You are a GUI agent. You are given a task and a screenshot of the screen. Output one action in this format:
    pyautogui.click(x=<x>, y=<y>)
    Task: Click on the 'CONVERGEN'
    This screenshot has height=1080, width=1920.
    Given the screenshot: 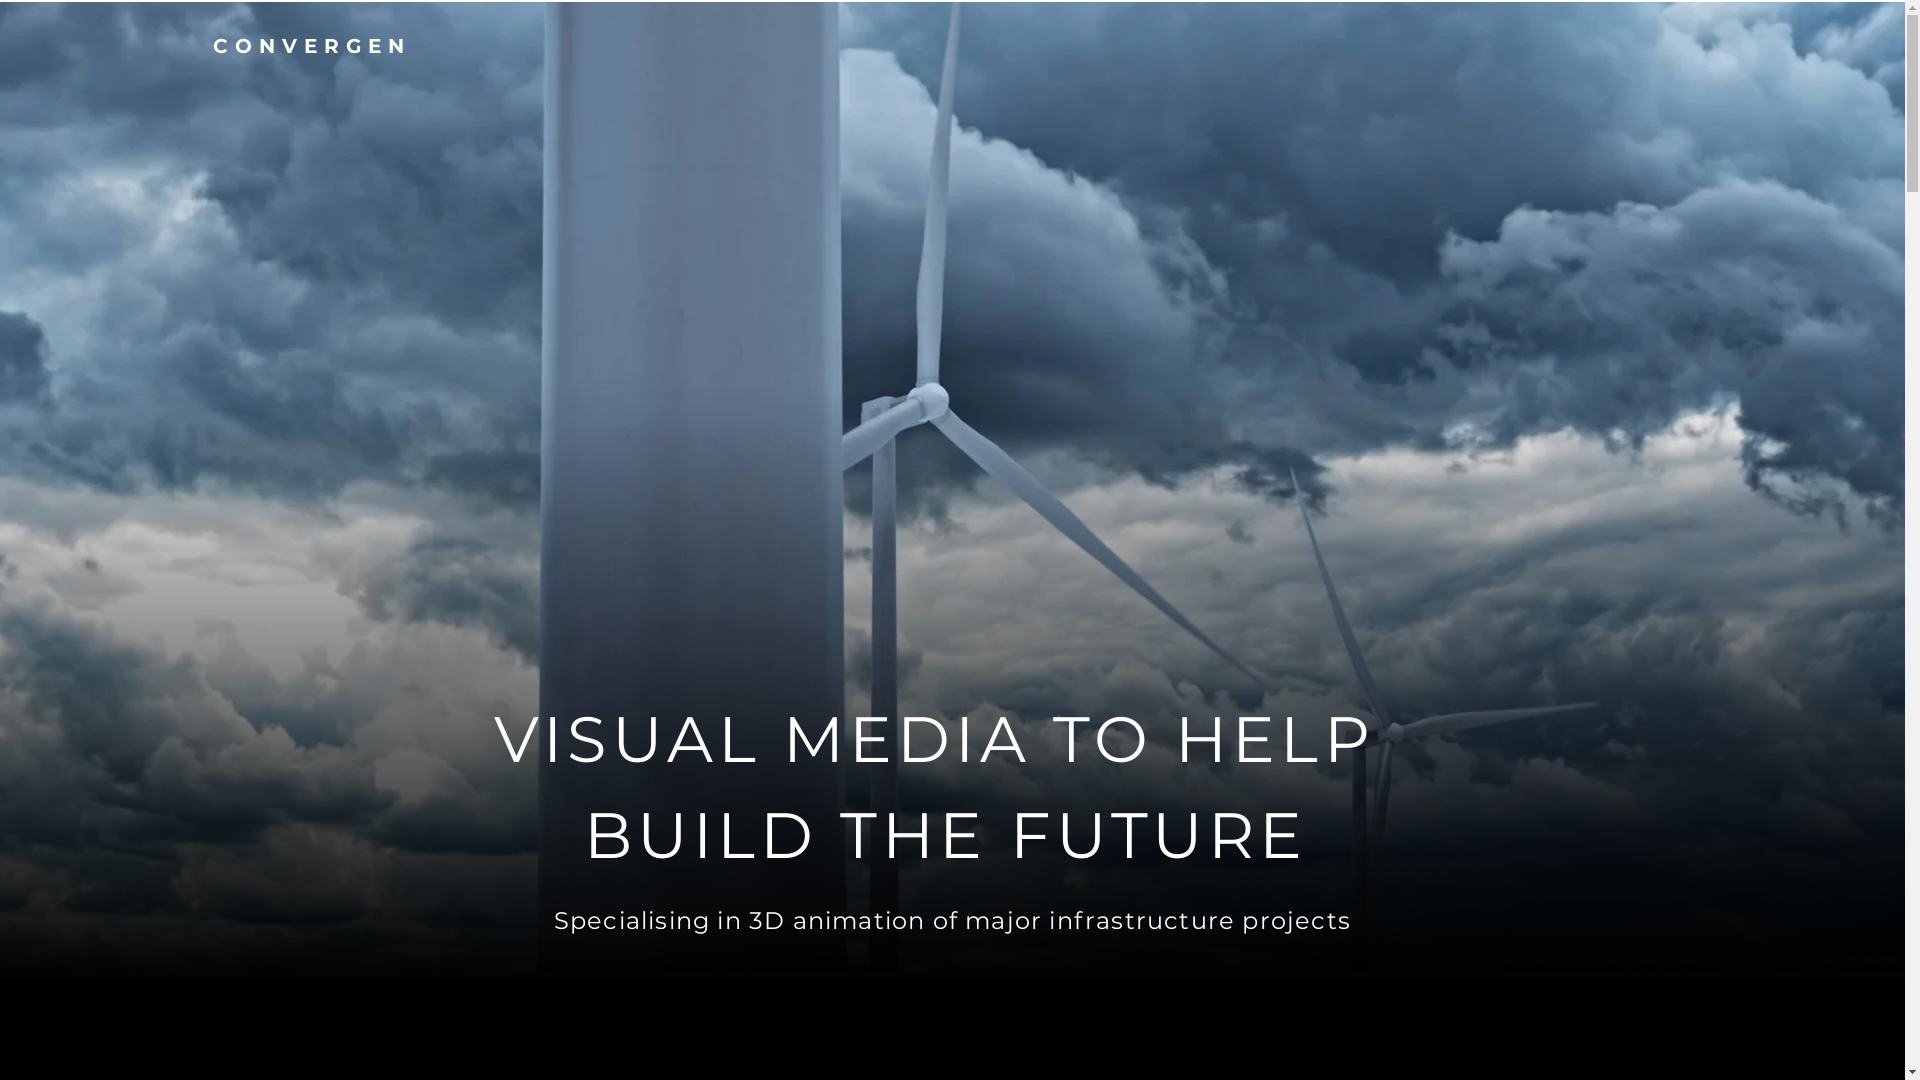 What is the action you would take?
    pyautogui.click(x=311, y=45)
    